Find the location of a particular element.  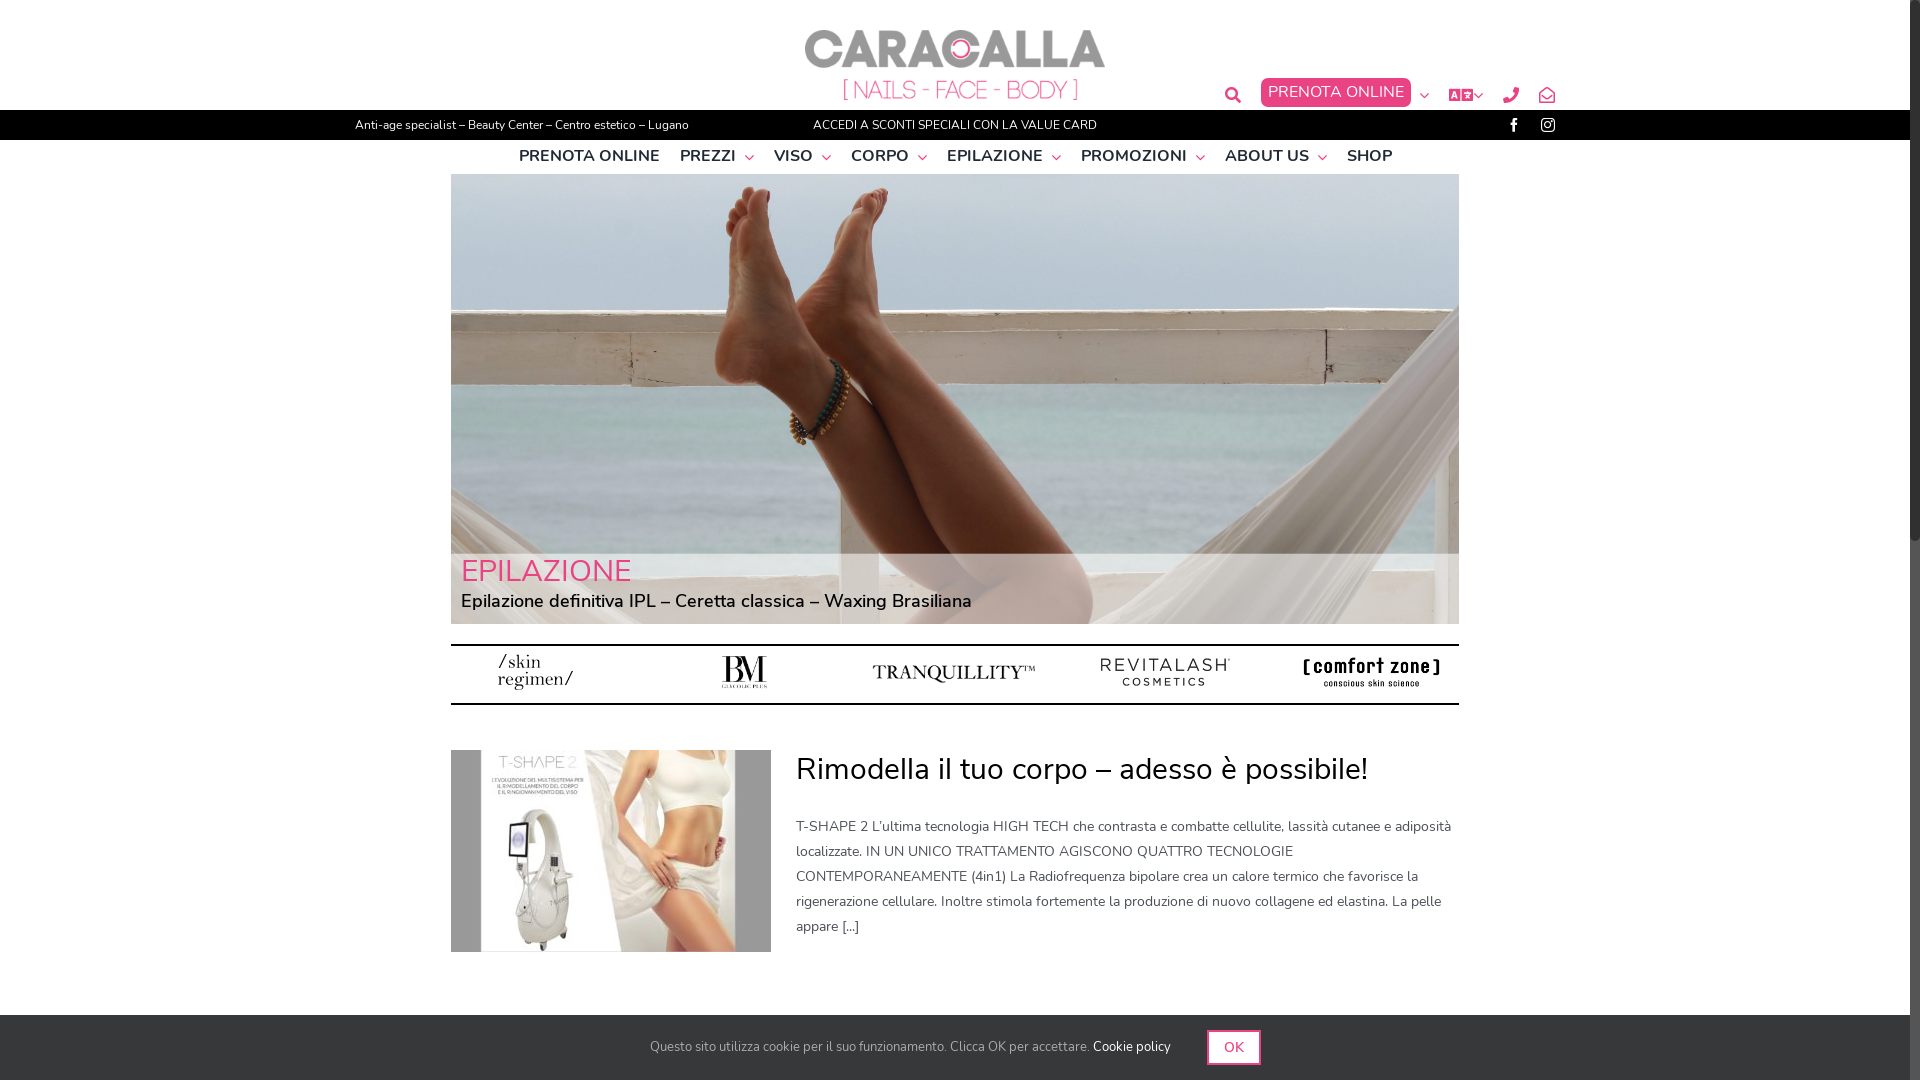

'Instagram' is located at coordinates (1547, 124).